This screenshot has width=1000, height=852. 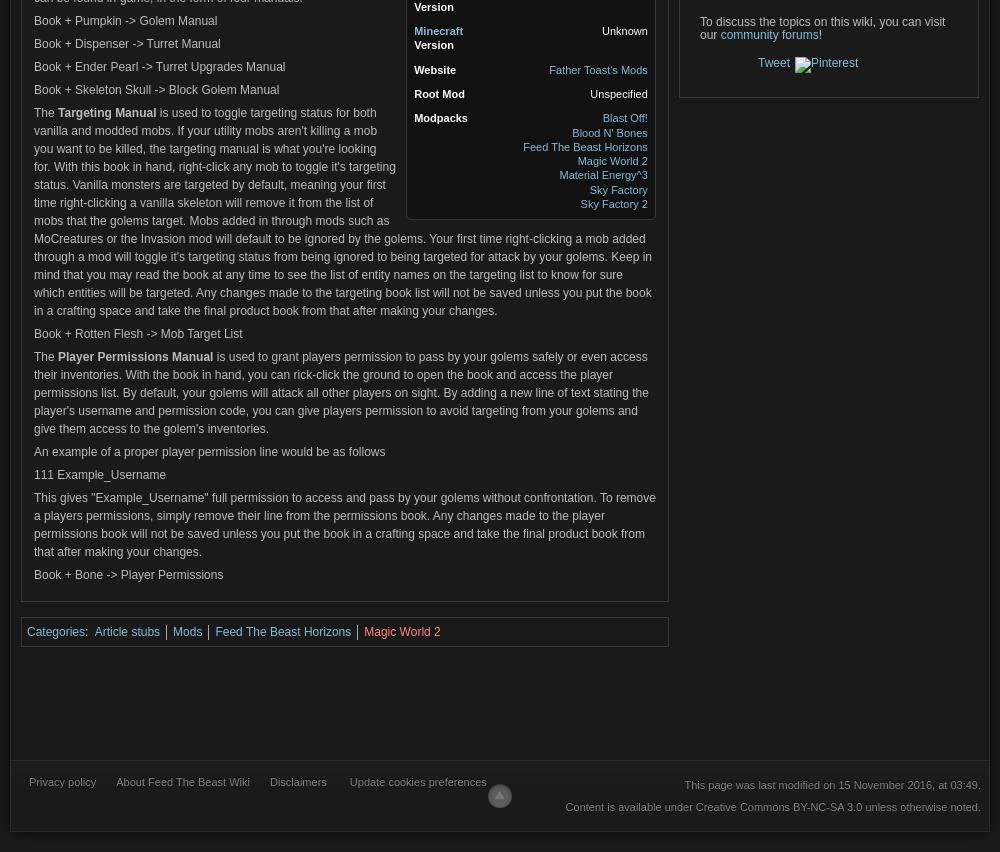 I want to click on 'Creative Commons BY-NC-SA 3.0', so click(x=778, y=804).